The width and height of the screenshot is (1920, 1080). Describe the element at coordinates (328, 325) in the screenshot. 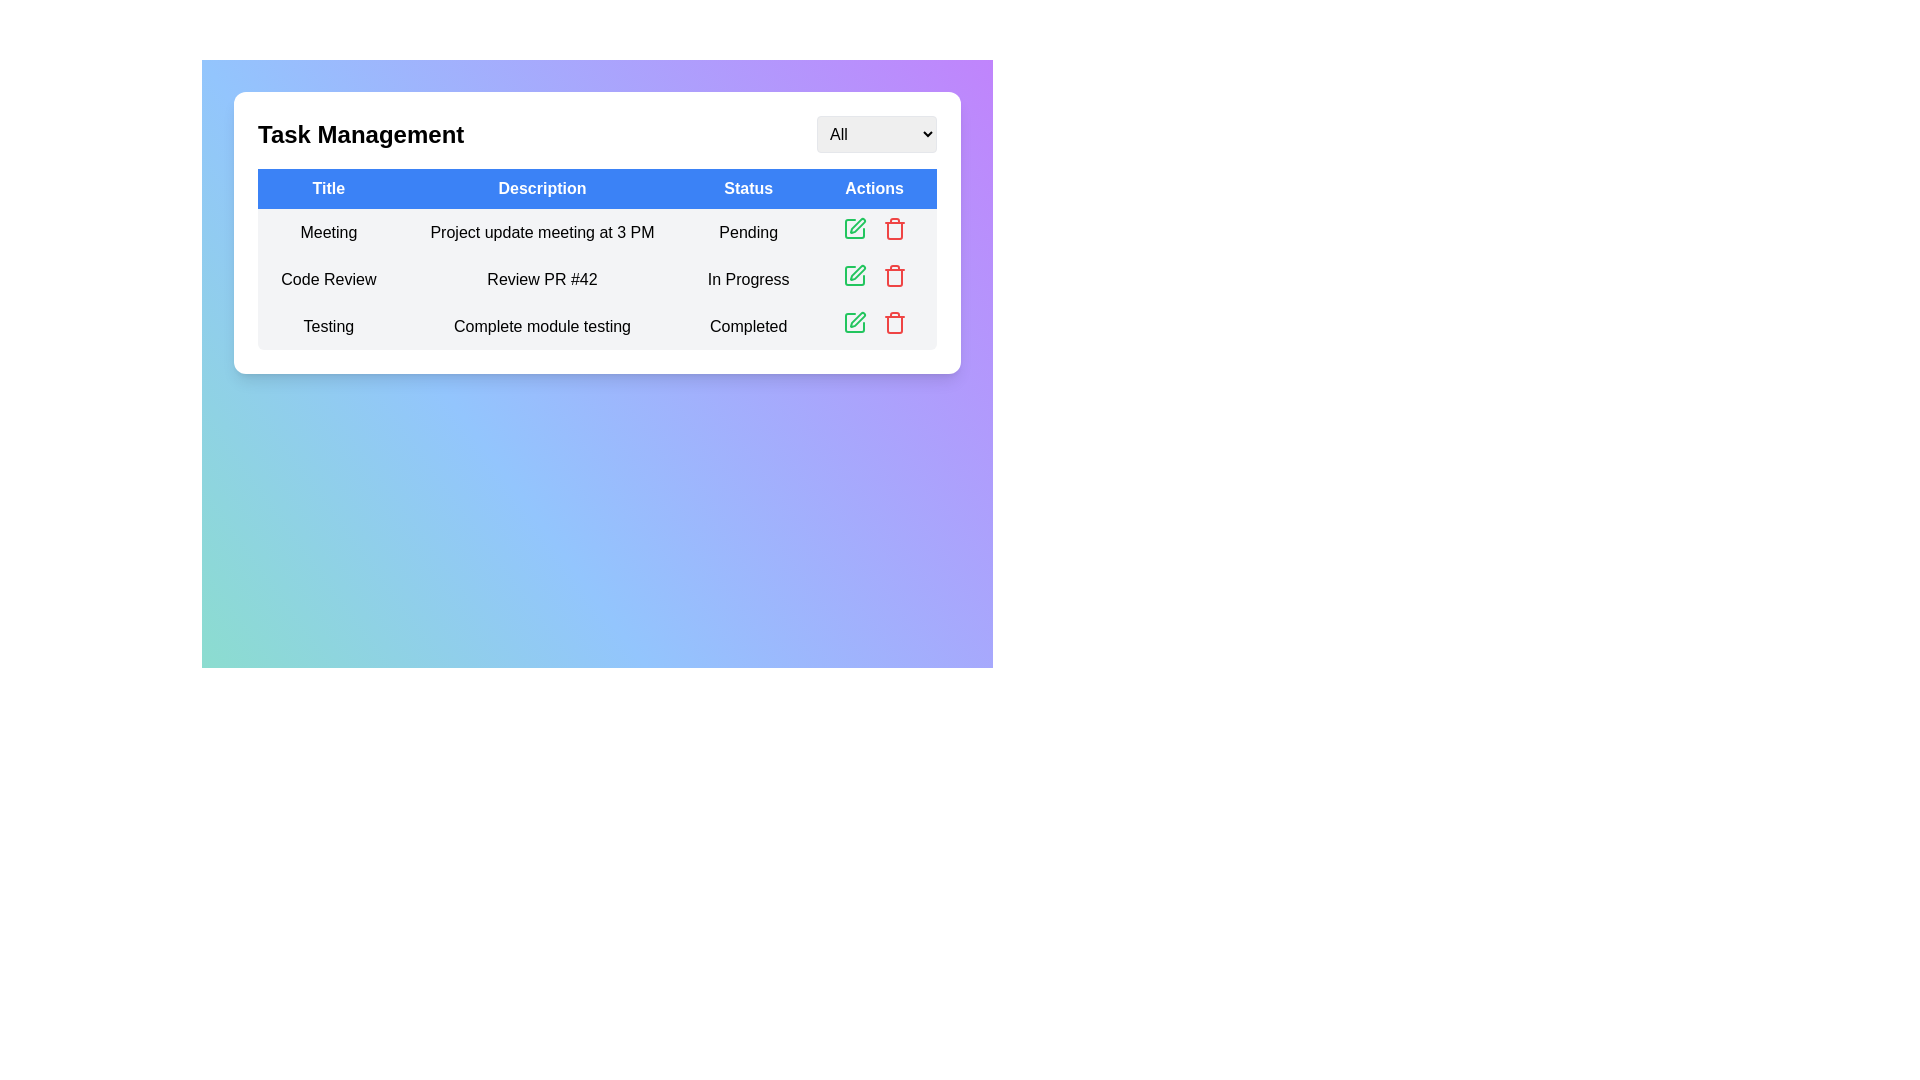

I see `the text label or table cell that serves as a title or identifier for a task, located in the leftmost column of a table under the title 'Title'` at that location.